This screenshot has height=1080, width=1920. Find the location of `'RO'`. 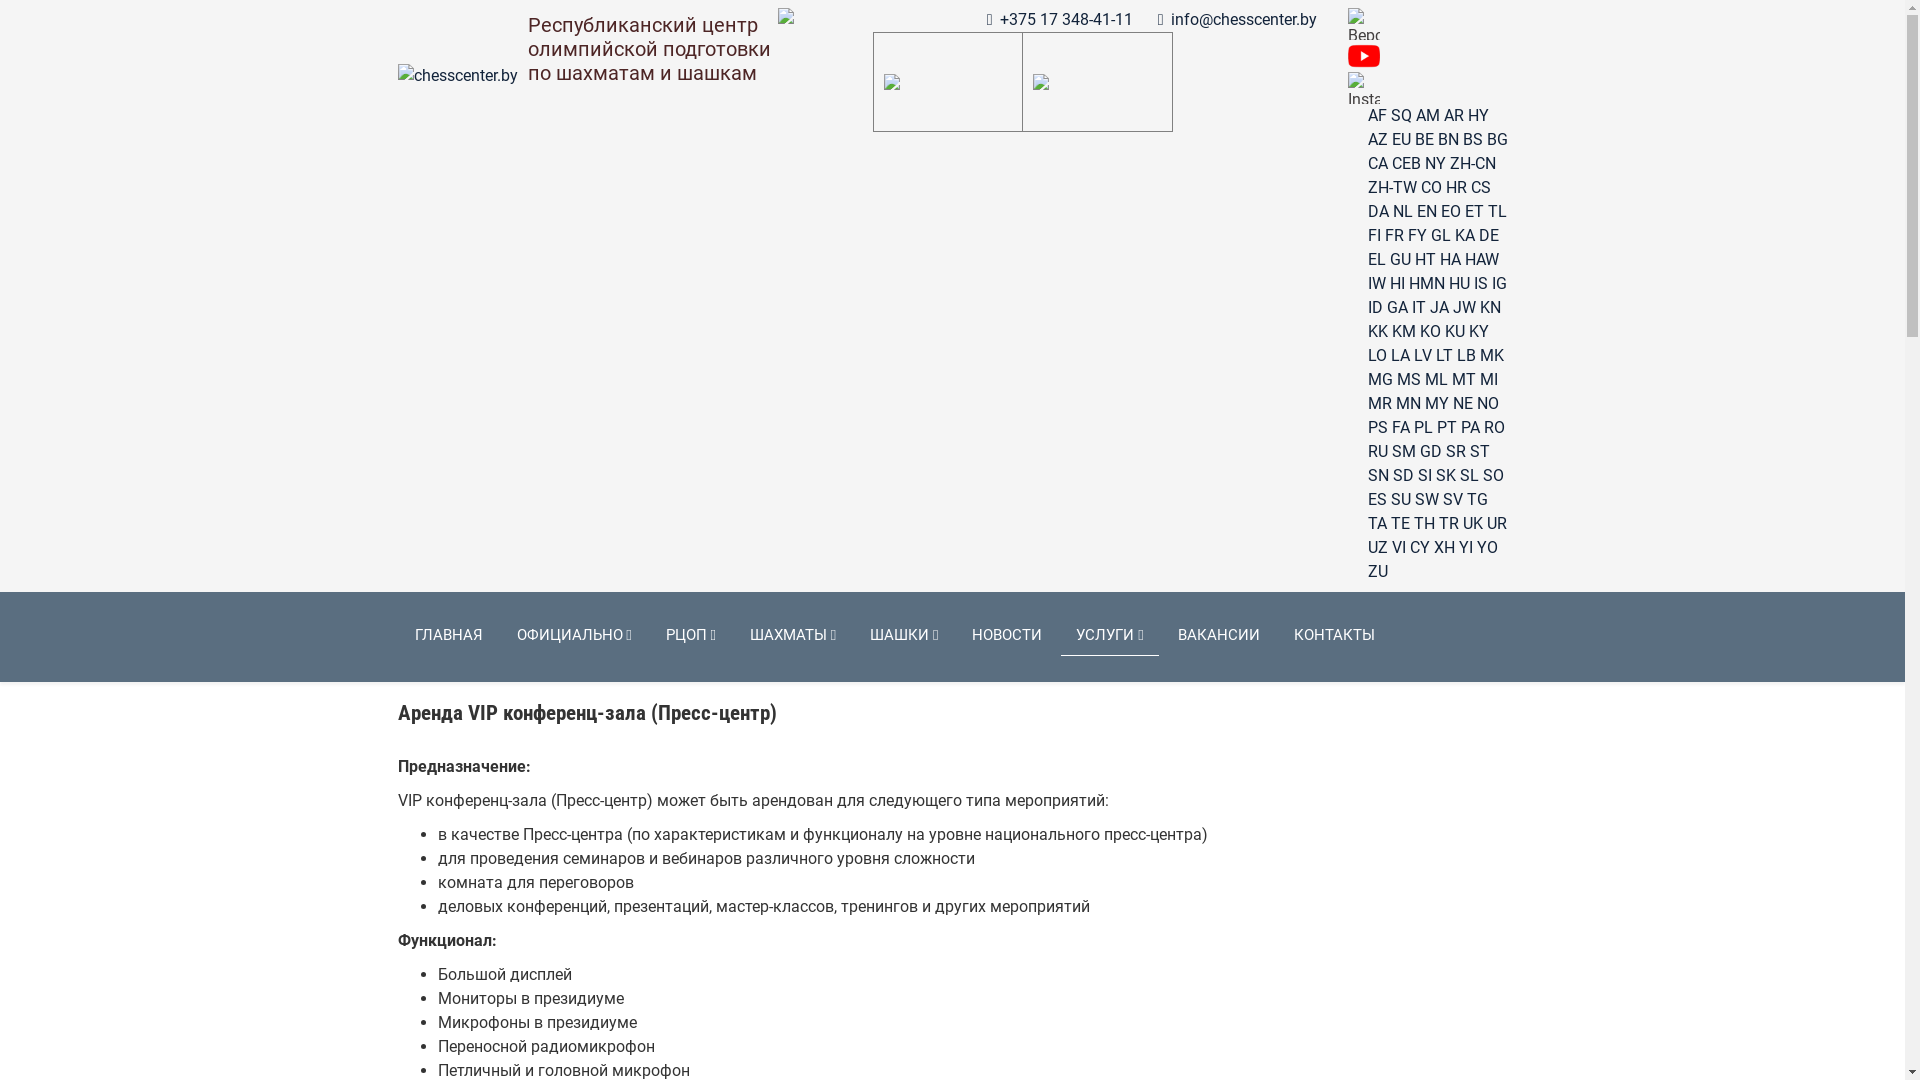

'RO' is located at coordinates (1494, 426).